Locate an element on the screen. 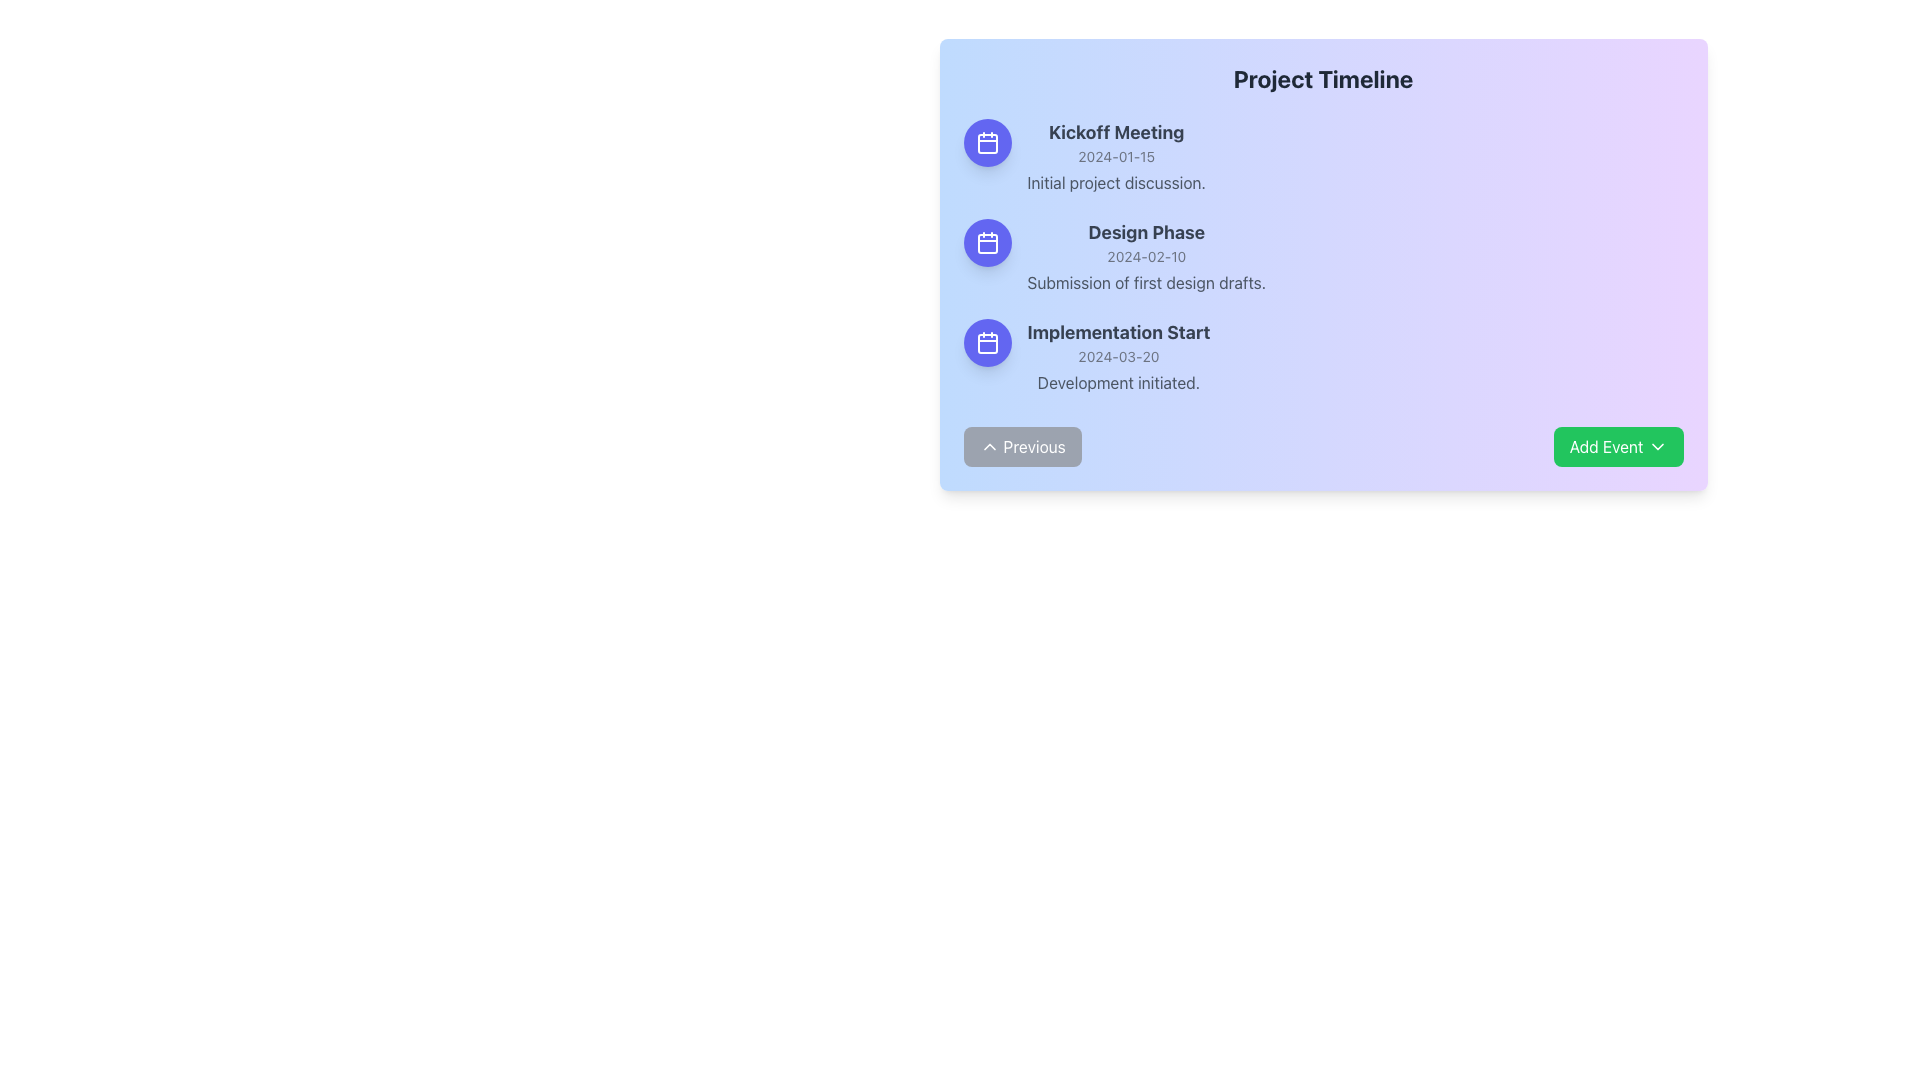  the circular calendar icon with a purple background and white calendar symbol, located to the left of the 'Design Phase' title in the project timeline is located at coordinates (987, 242).